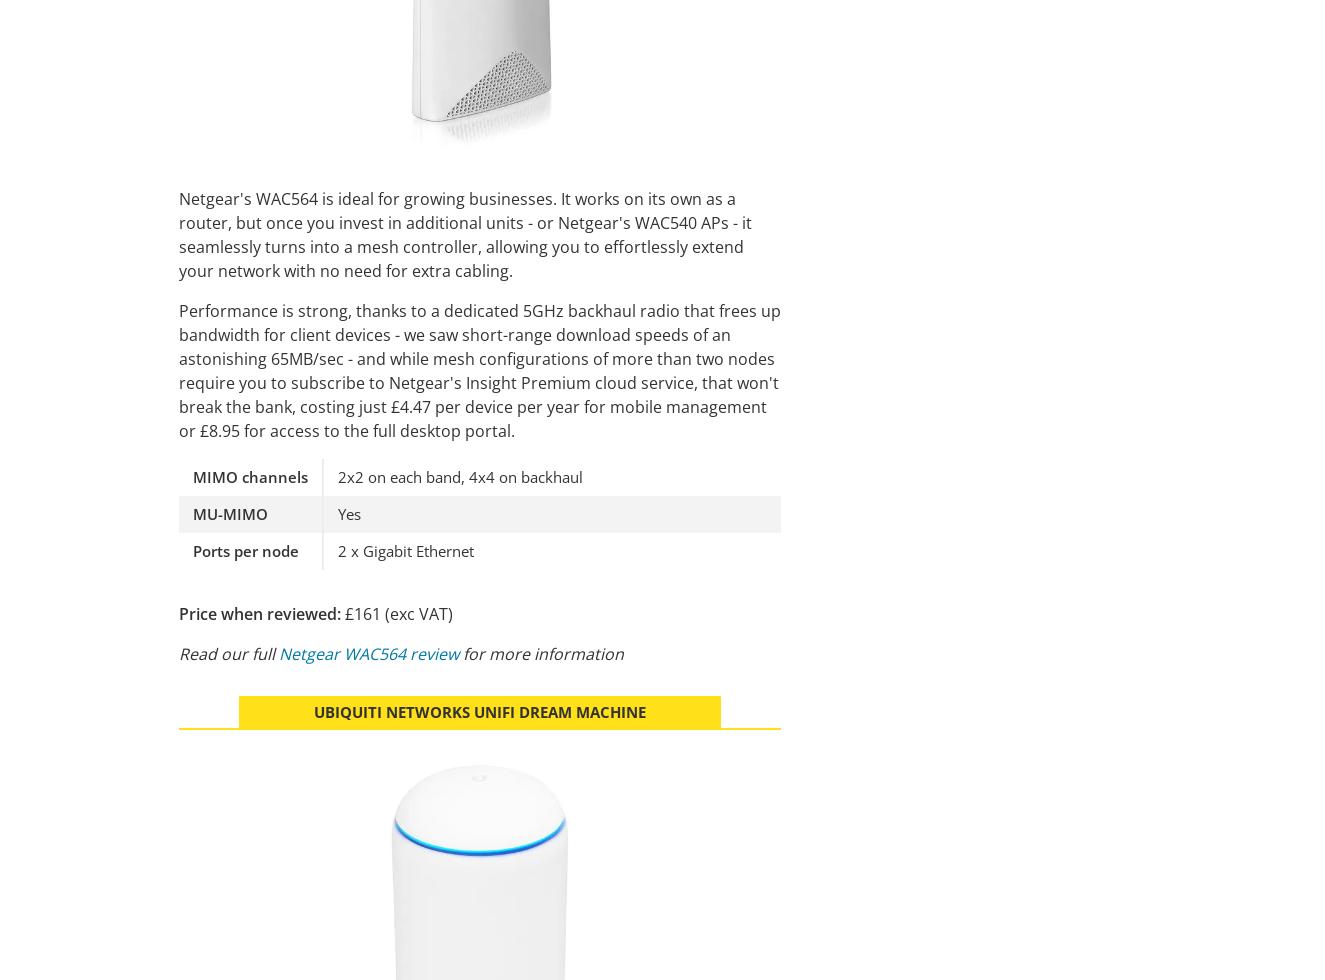  Describe the element at coordinates (348, 513) in the screenshot. I see `'Yes'` at that location.